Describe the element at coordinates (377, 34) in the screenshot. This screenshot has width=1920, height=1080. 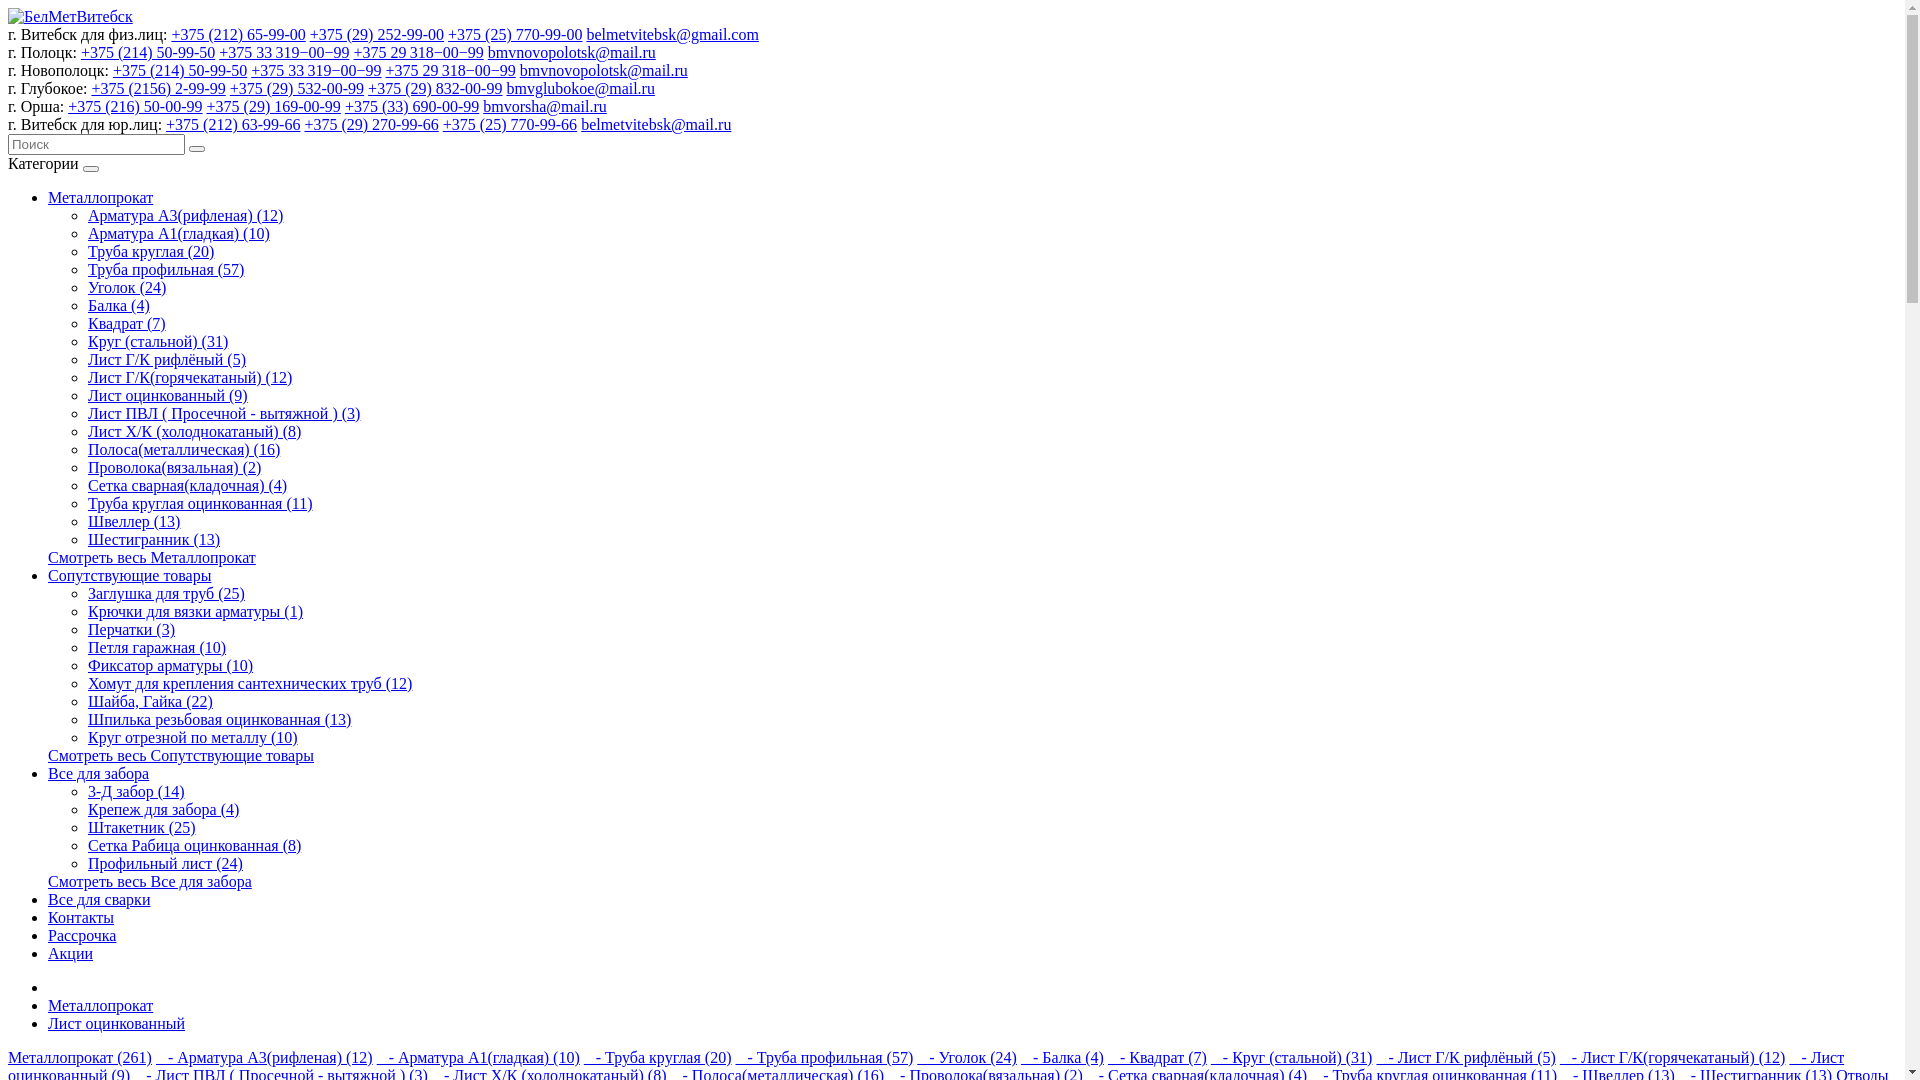
I see `'+375 (29) 252-99-00'` at that location.